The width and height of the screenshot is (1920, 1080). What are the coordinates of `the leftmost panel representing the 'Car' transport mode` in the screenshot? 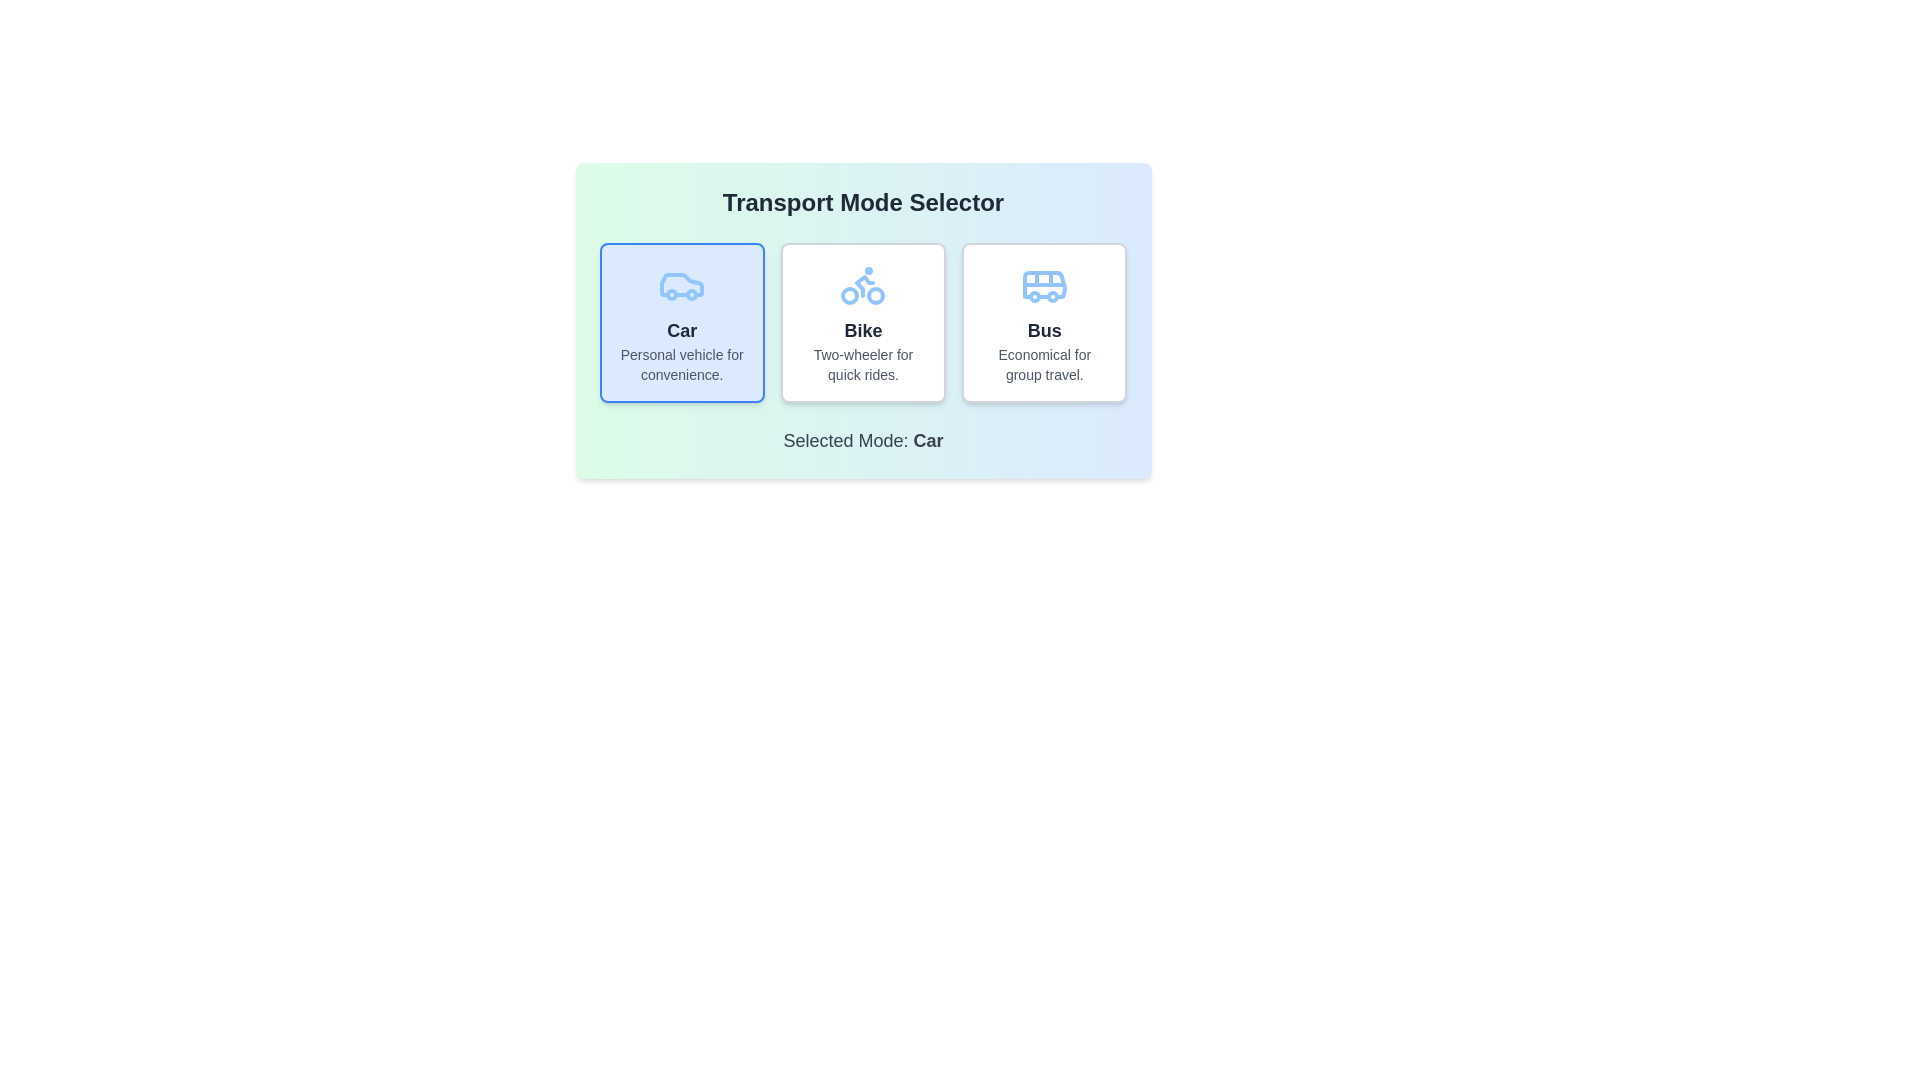 It's located at (682, 322).